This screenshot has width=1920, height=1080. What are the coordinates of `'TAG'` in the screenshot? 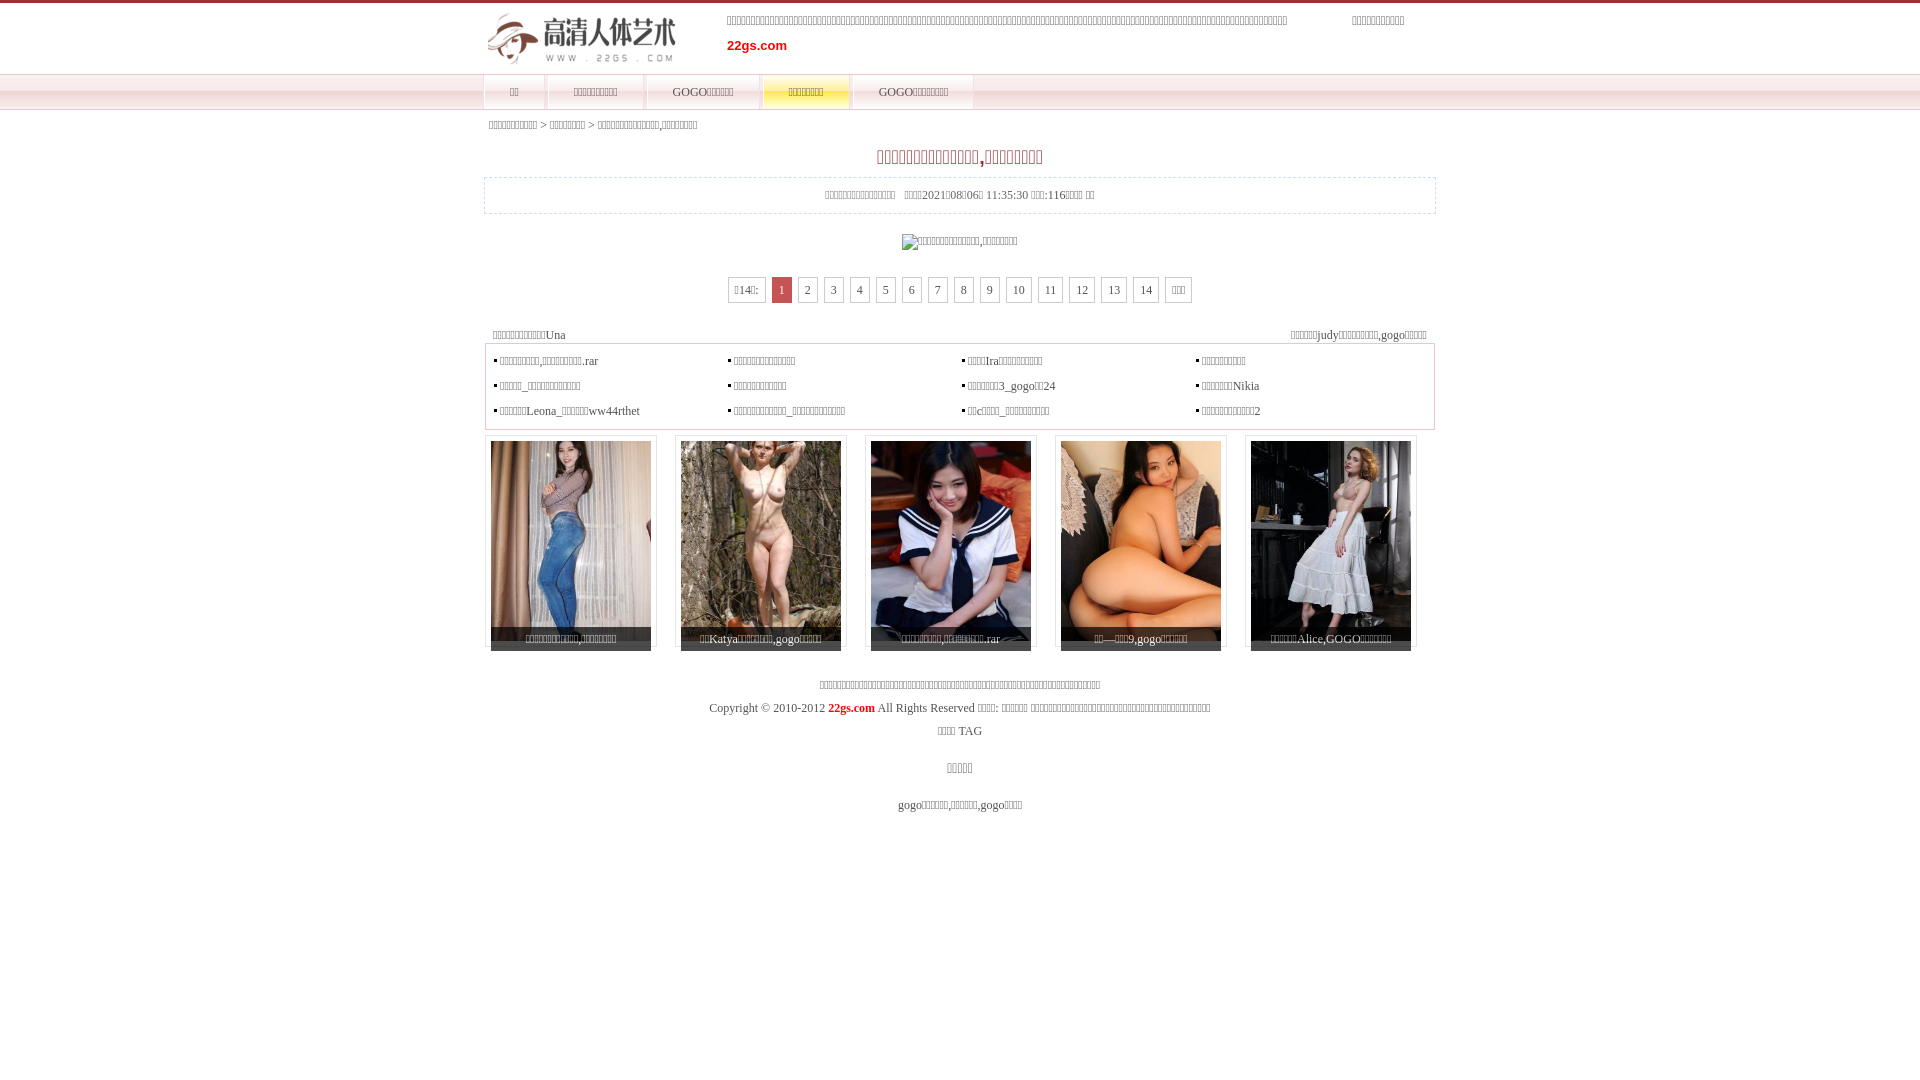 It's located at (957, 731).